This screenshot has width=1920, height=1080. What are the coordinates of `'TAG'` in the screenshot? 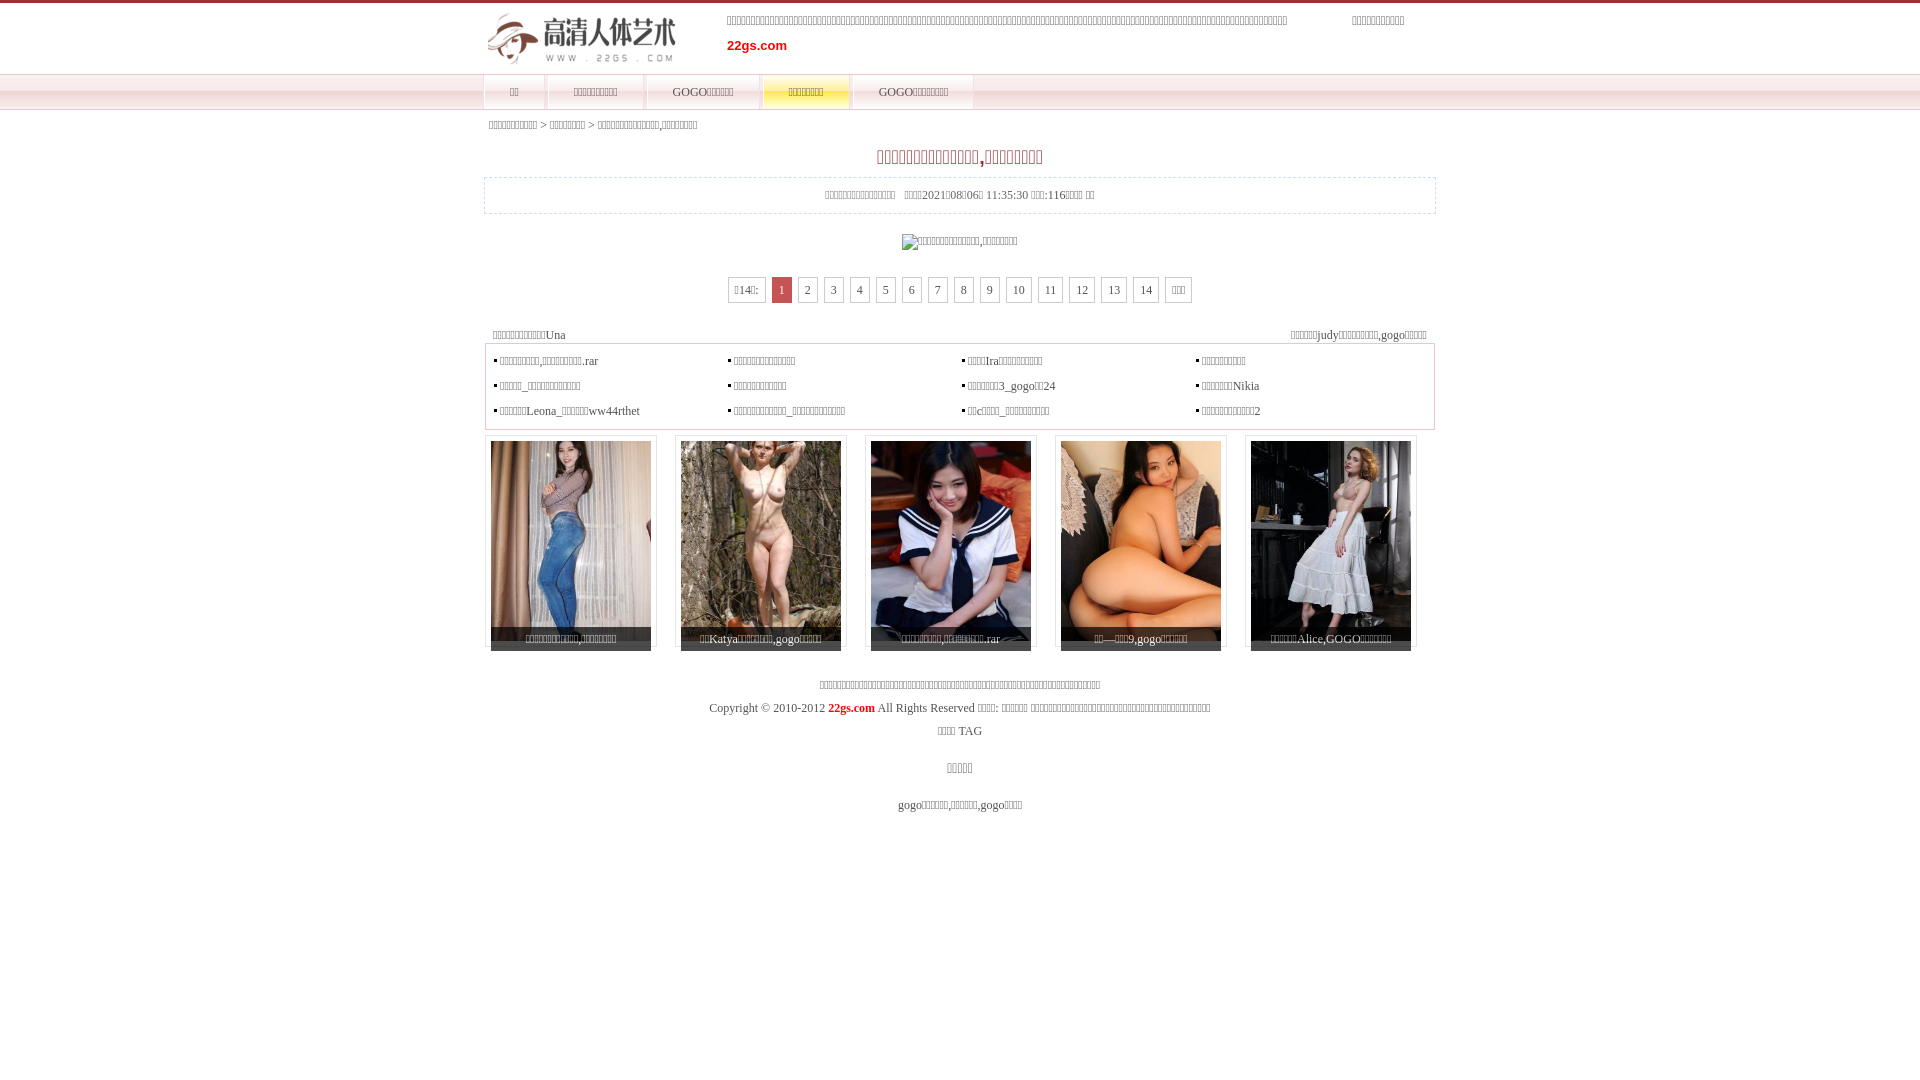 It's located at (957, 731).